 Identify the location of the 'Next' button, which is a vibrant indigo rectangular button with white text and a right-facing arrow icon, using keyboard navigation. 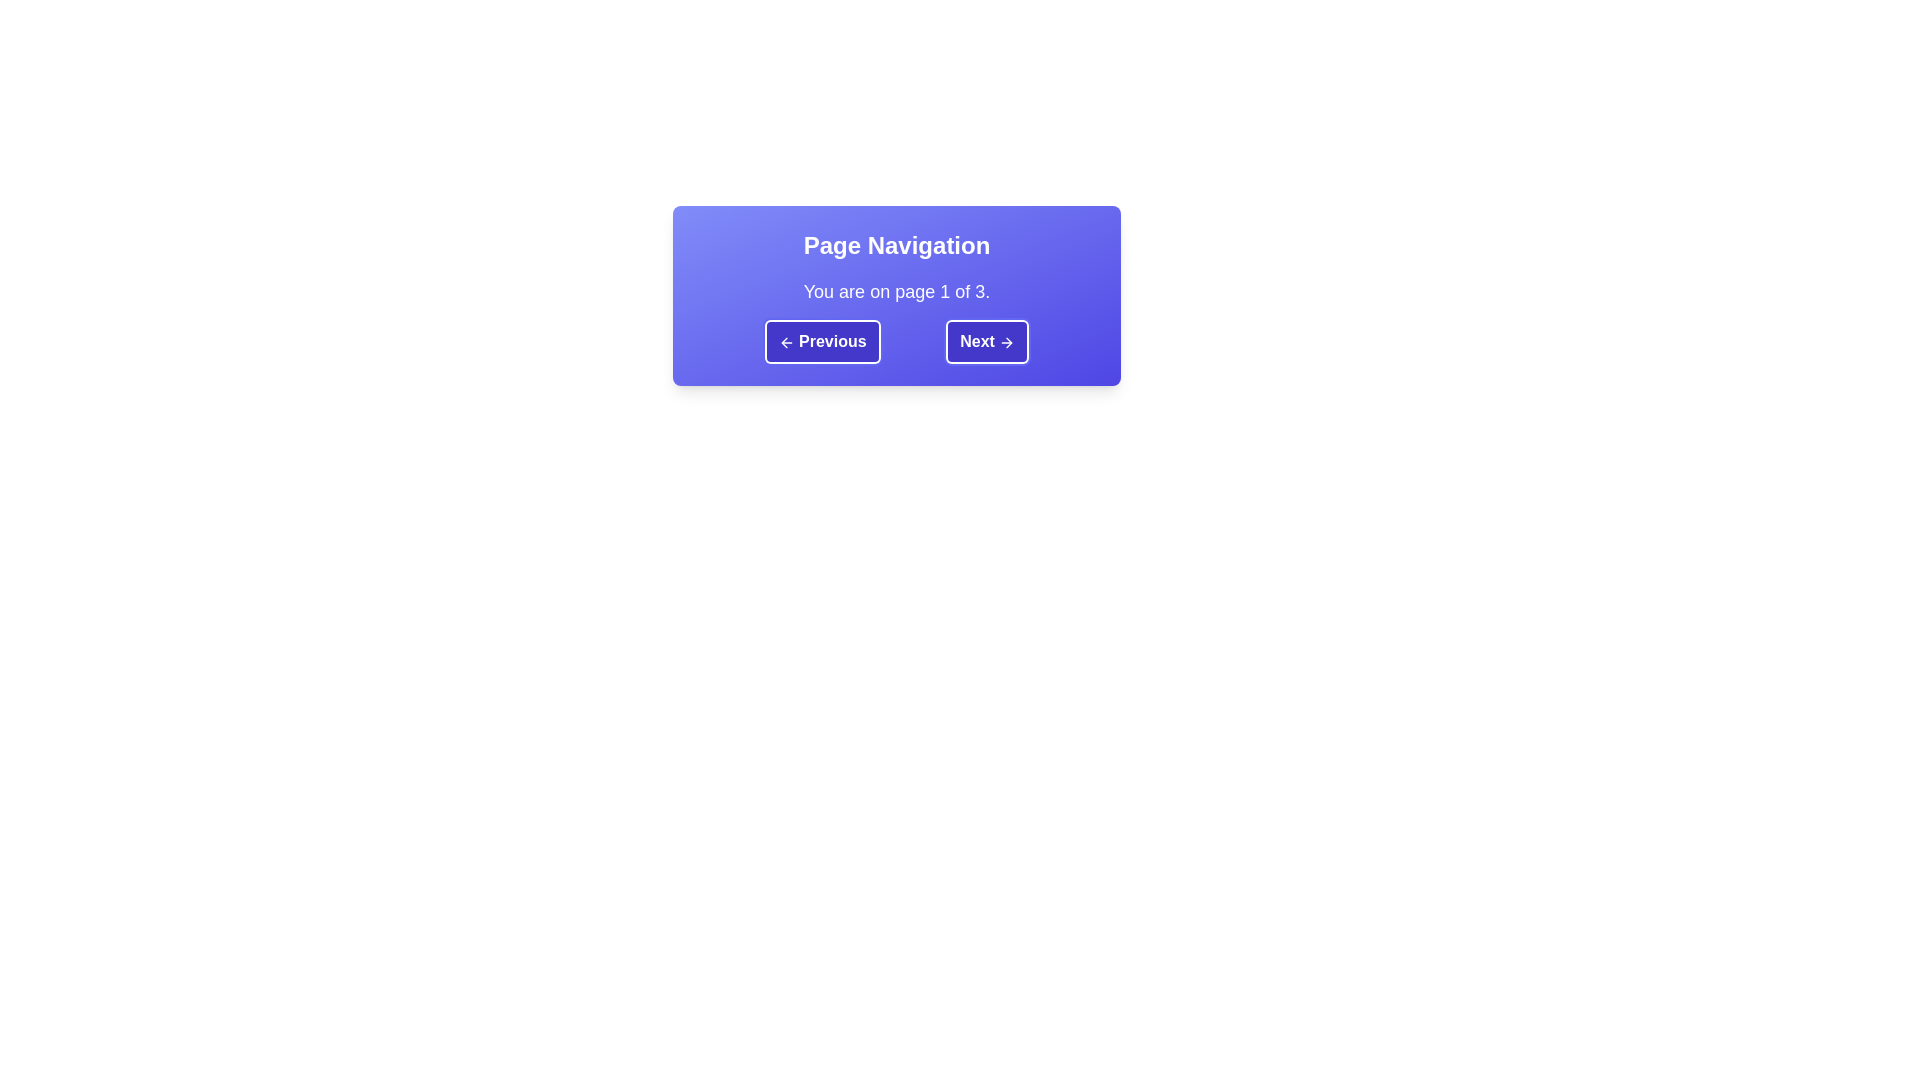
(987, 341).